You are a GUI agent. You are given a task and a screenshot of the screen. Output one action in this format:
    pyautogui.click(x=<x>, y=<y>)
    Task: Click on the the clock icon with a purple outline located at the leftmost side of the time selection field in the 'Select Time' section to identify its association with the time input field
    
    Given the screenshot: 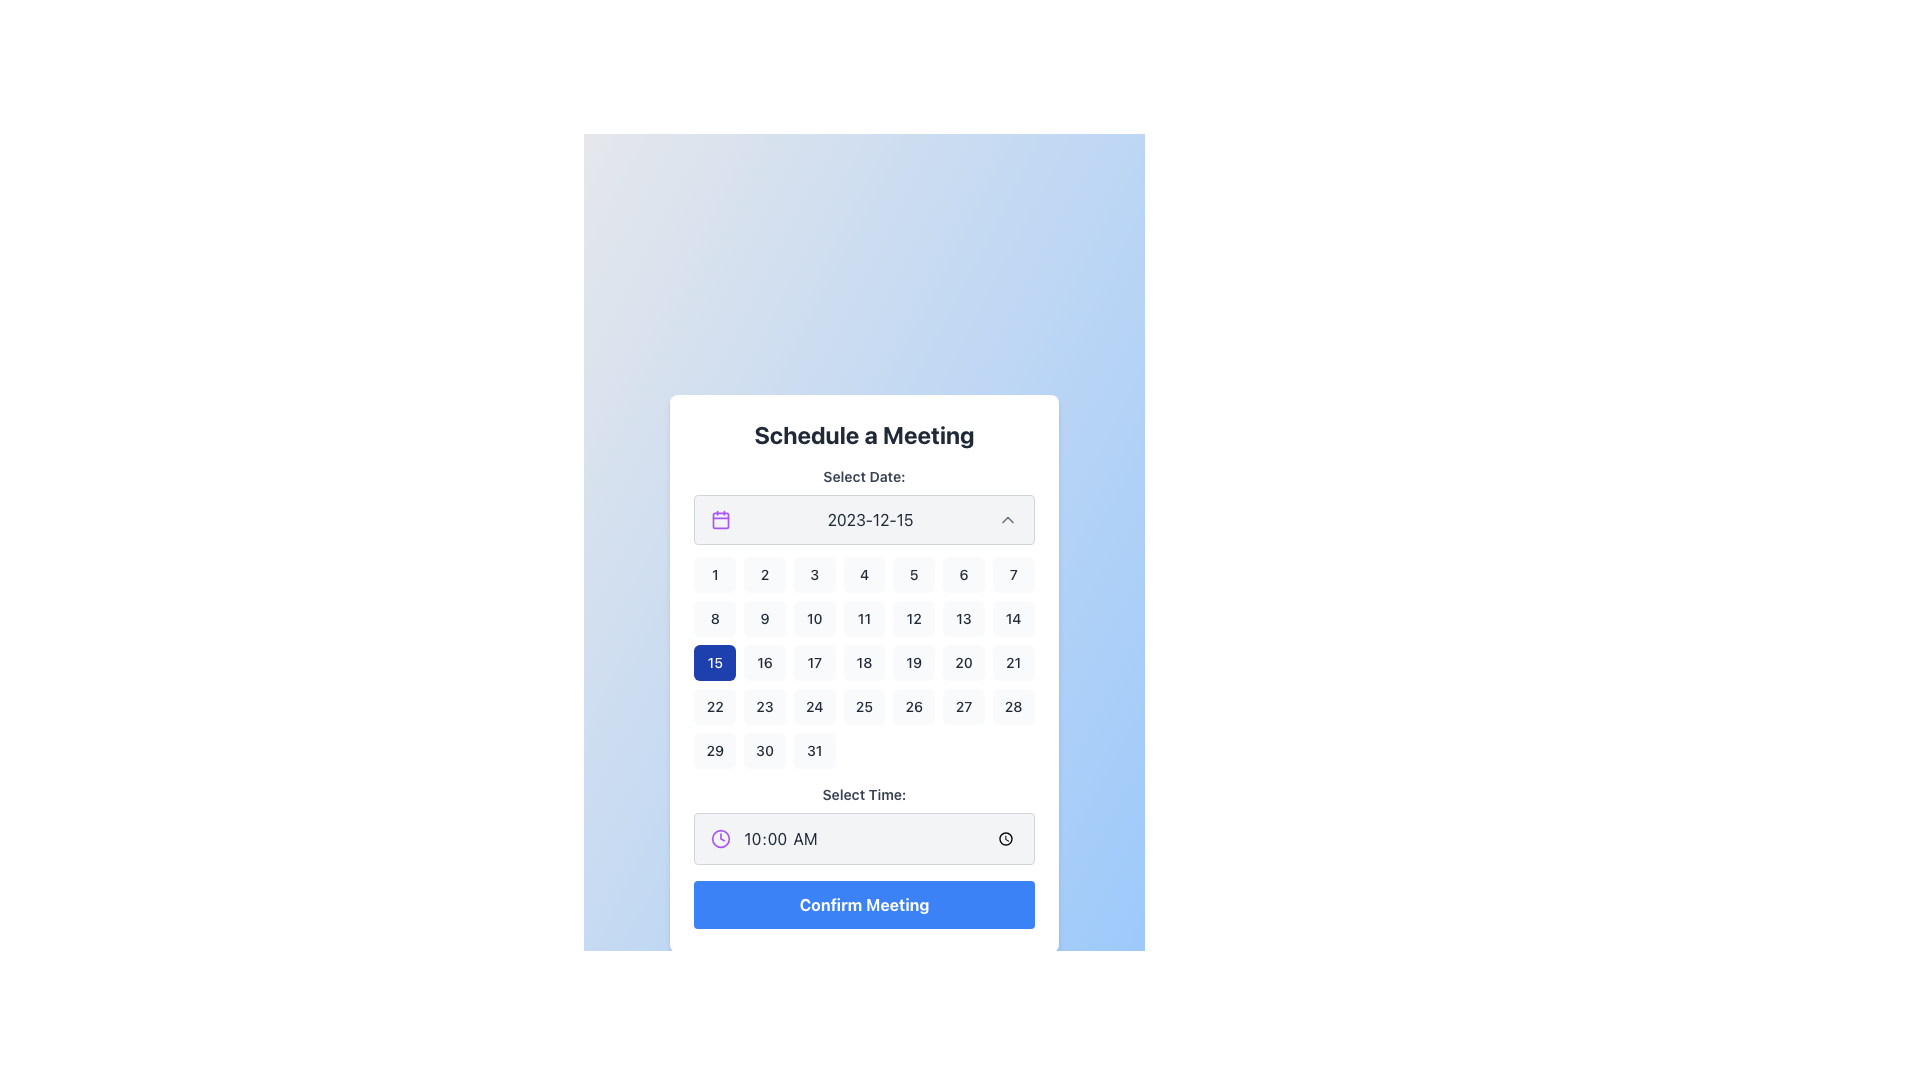 What is the action you would take?
    pyautogui.click(x=720, y=839)
    